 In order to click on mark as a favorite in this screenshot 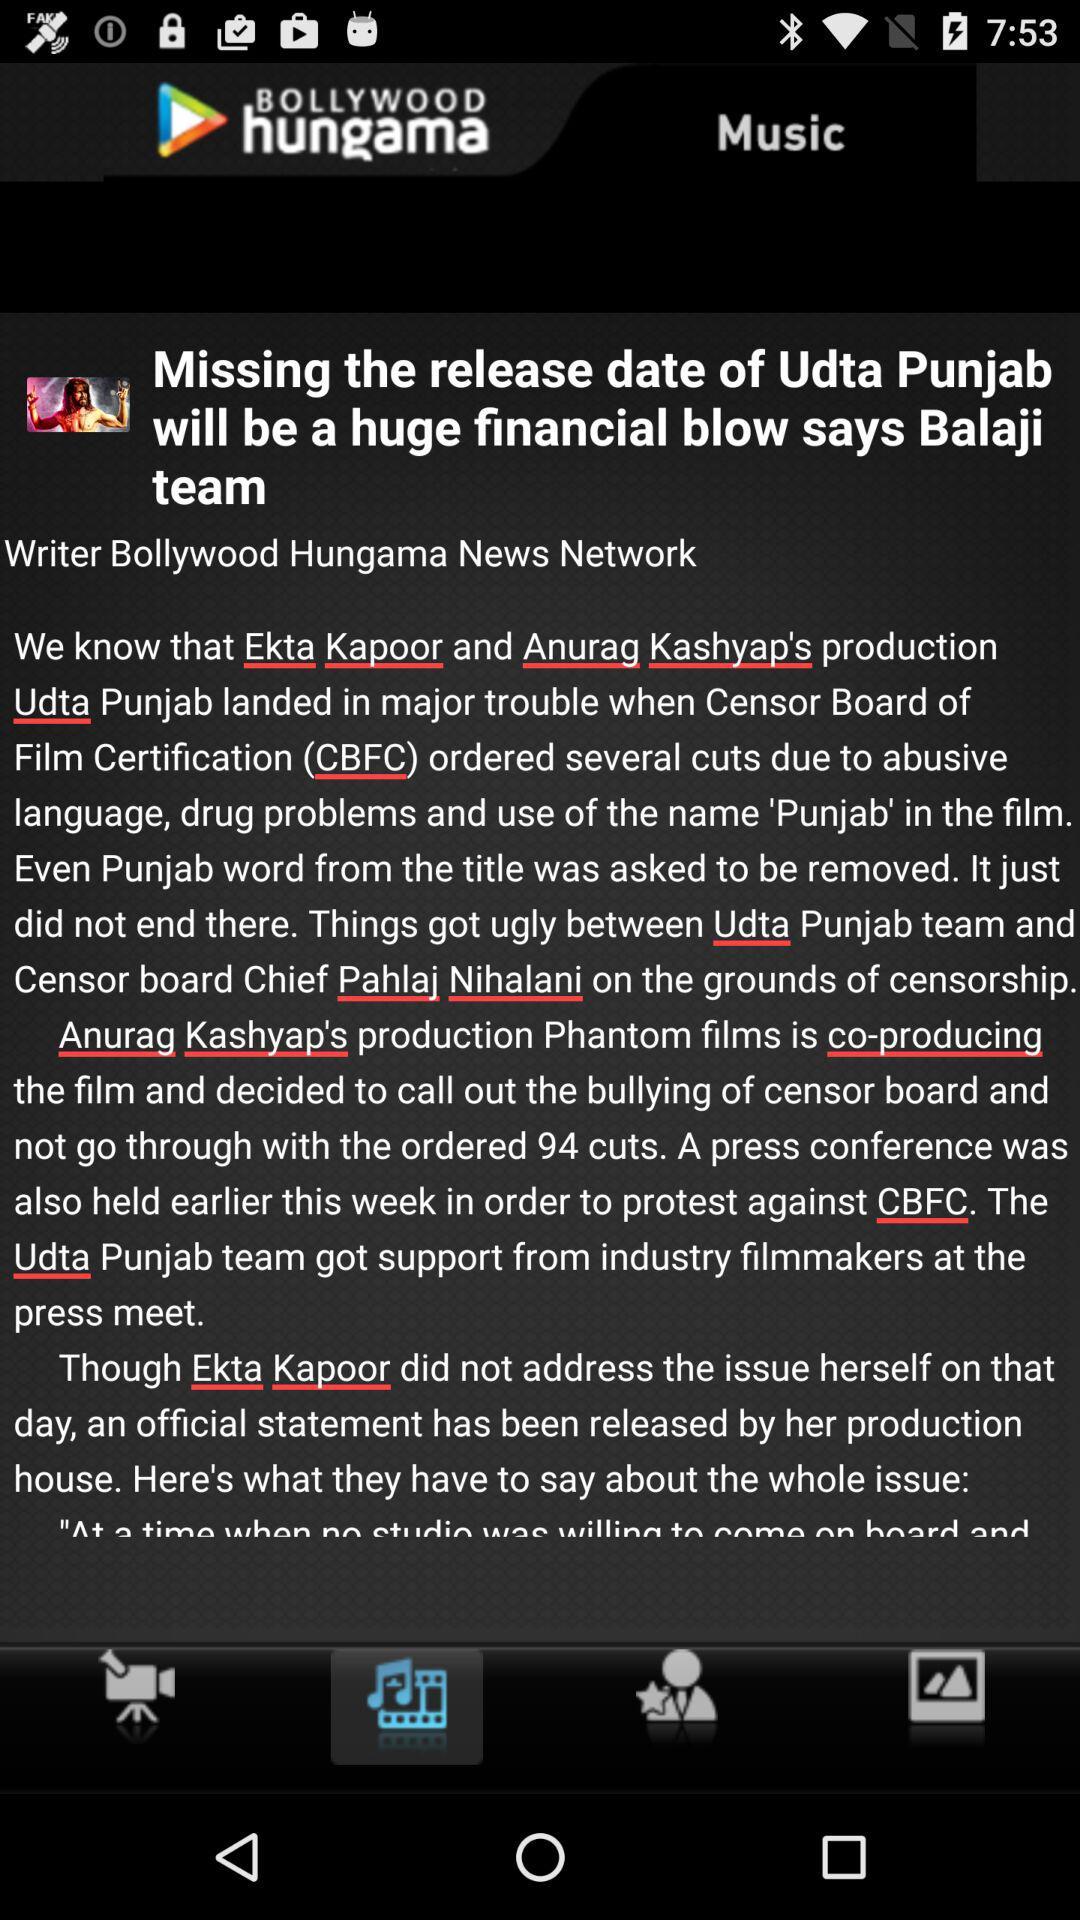, I will do `click(675, 1697)`.